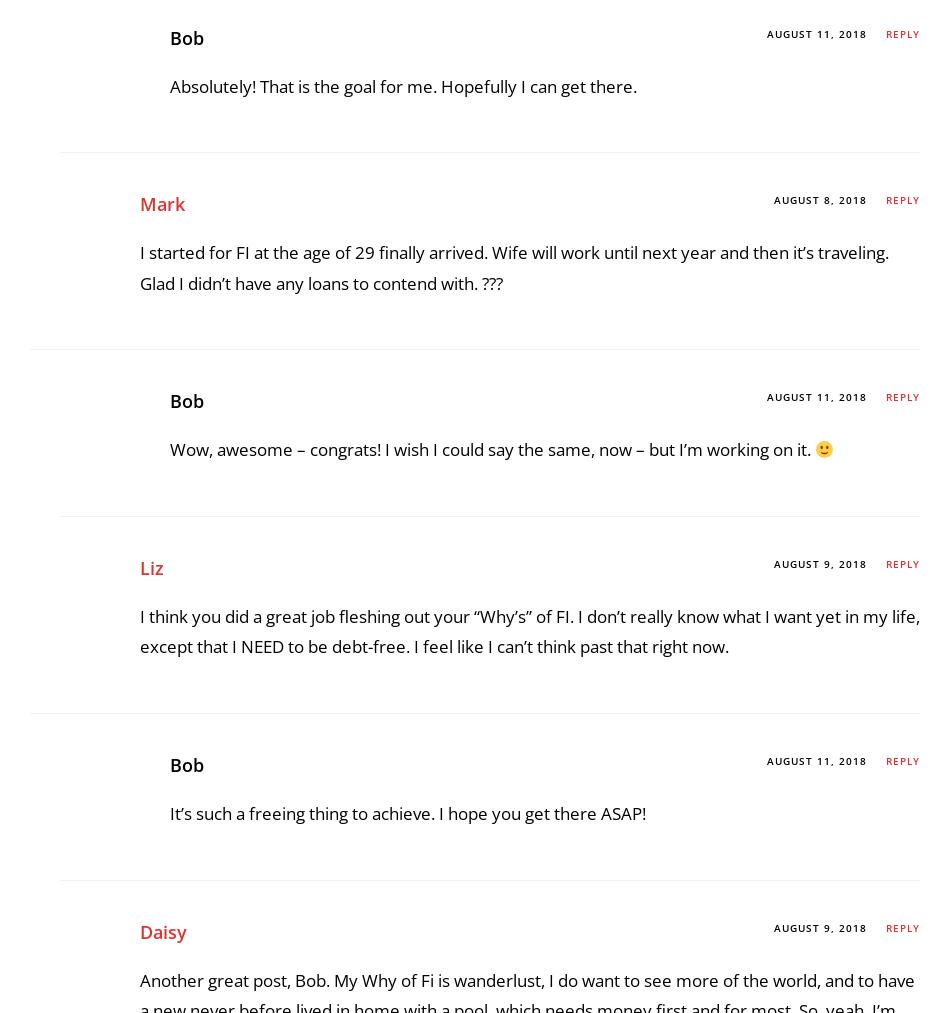 The height and width of the screenshot is (1013, 950). Describe the element at coordinates (505, 465) in the screenshot. I see `'Travel is also one of the reasons why I want to be FI. It’s just nice to retire early, travel, and blog about it.'` at that location.